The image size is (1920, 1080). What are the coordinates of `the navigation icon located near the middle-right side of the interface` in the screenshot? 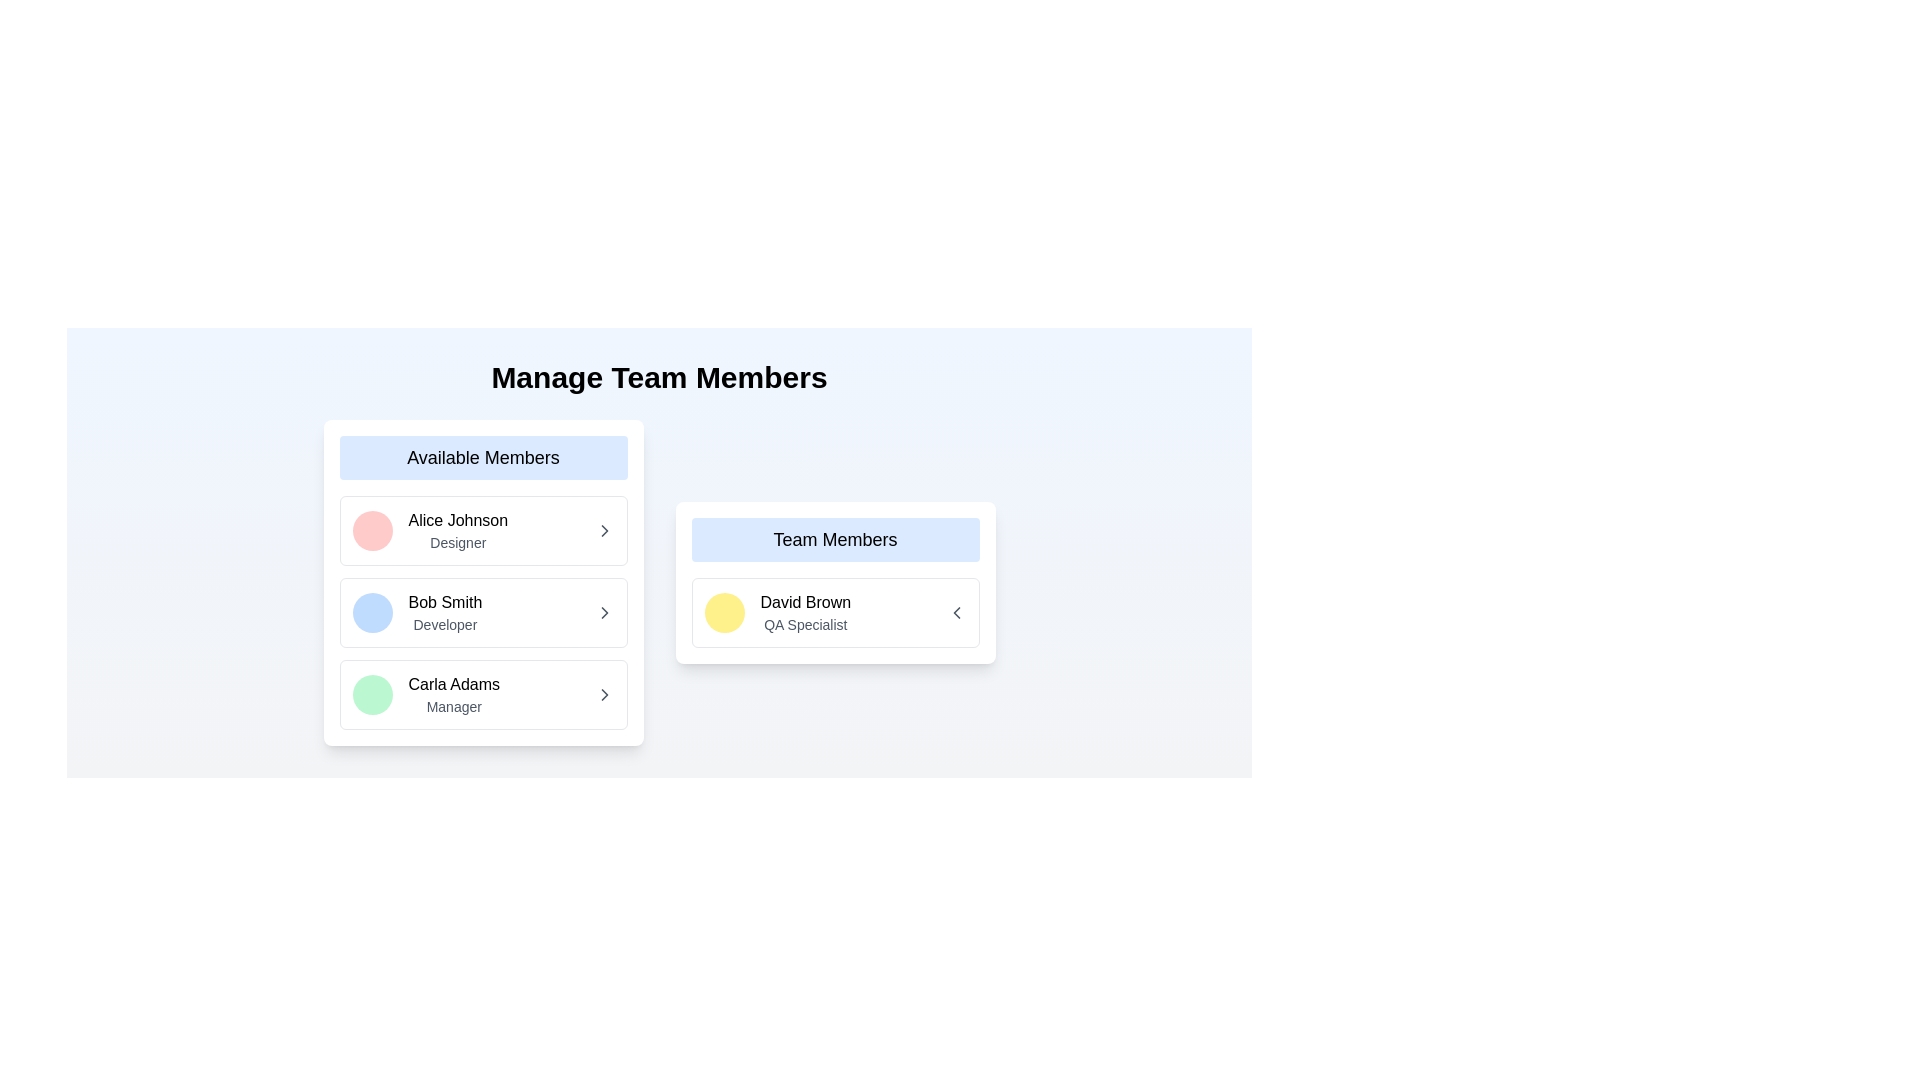 It's located at (955, 612).